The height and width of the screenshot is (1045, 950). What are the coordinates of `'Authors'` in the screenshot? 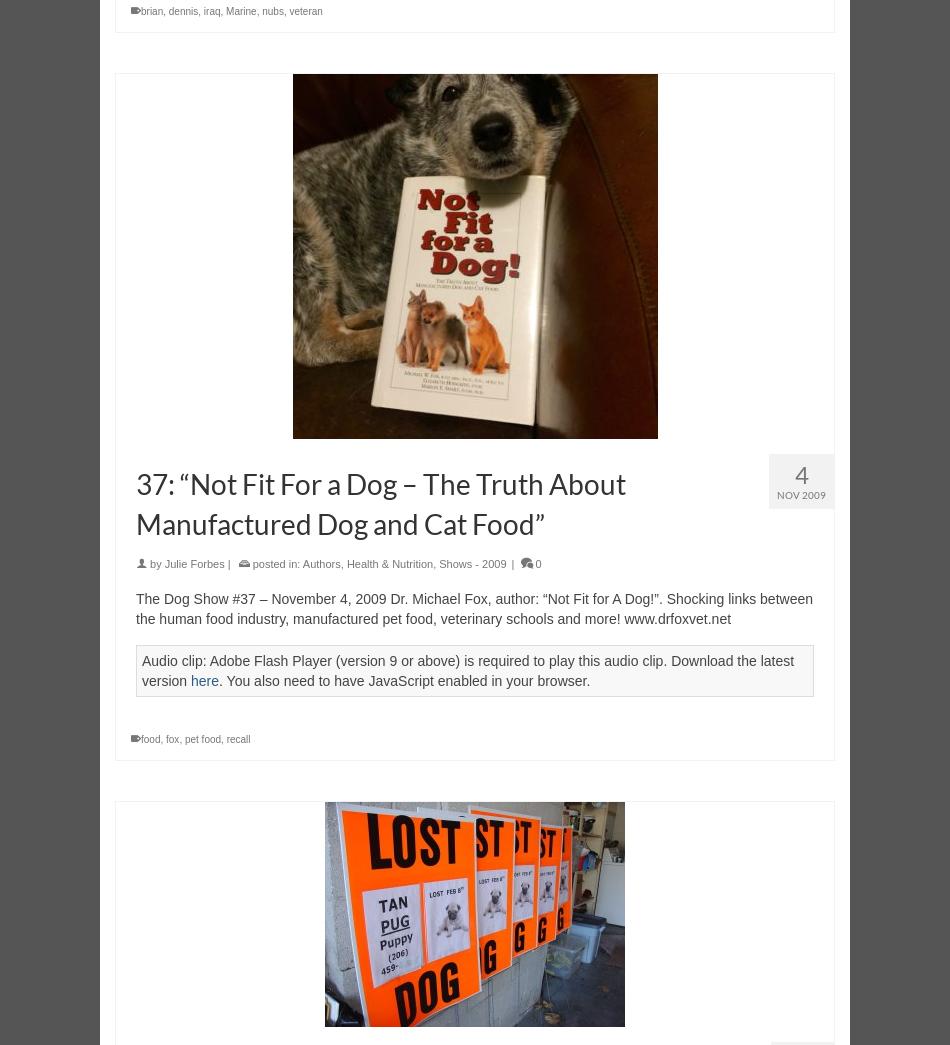 It's located at (320, 563).